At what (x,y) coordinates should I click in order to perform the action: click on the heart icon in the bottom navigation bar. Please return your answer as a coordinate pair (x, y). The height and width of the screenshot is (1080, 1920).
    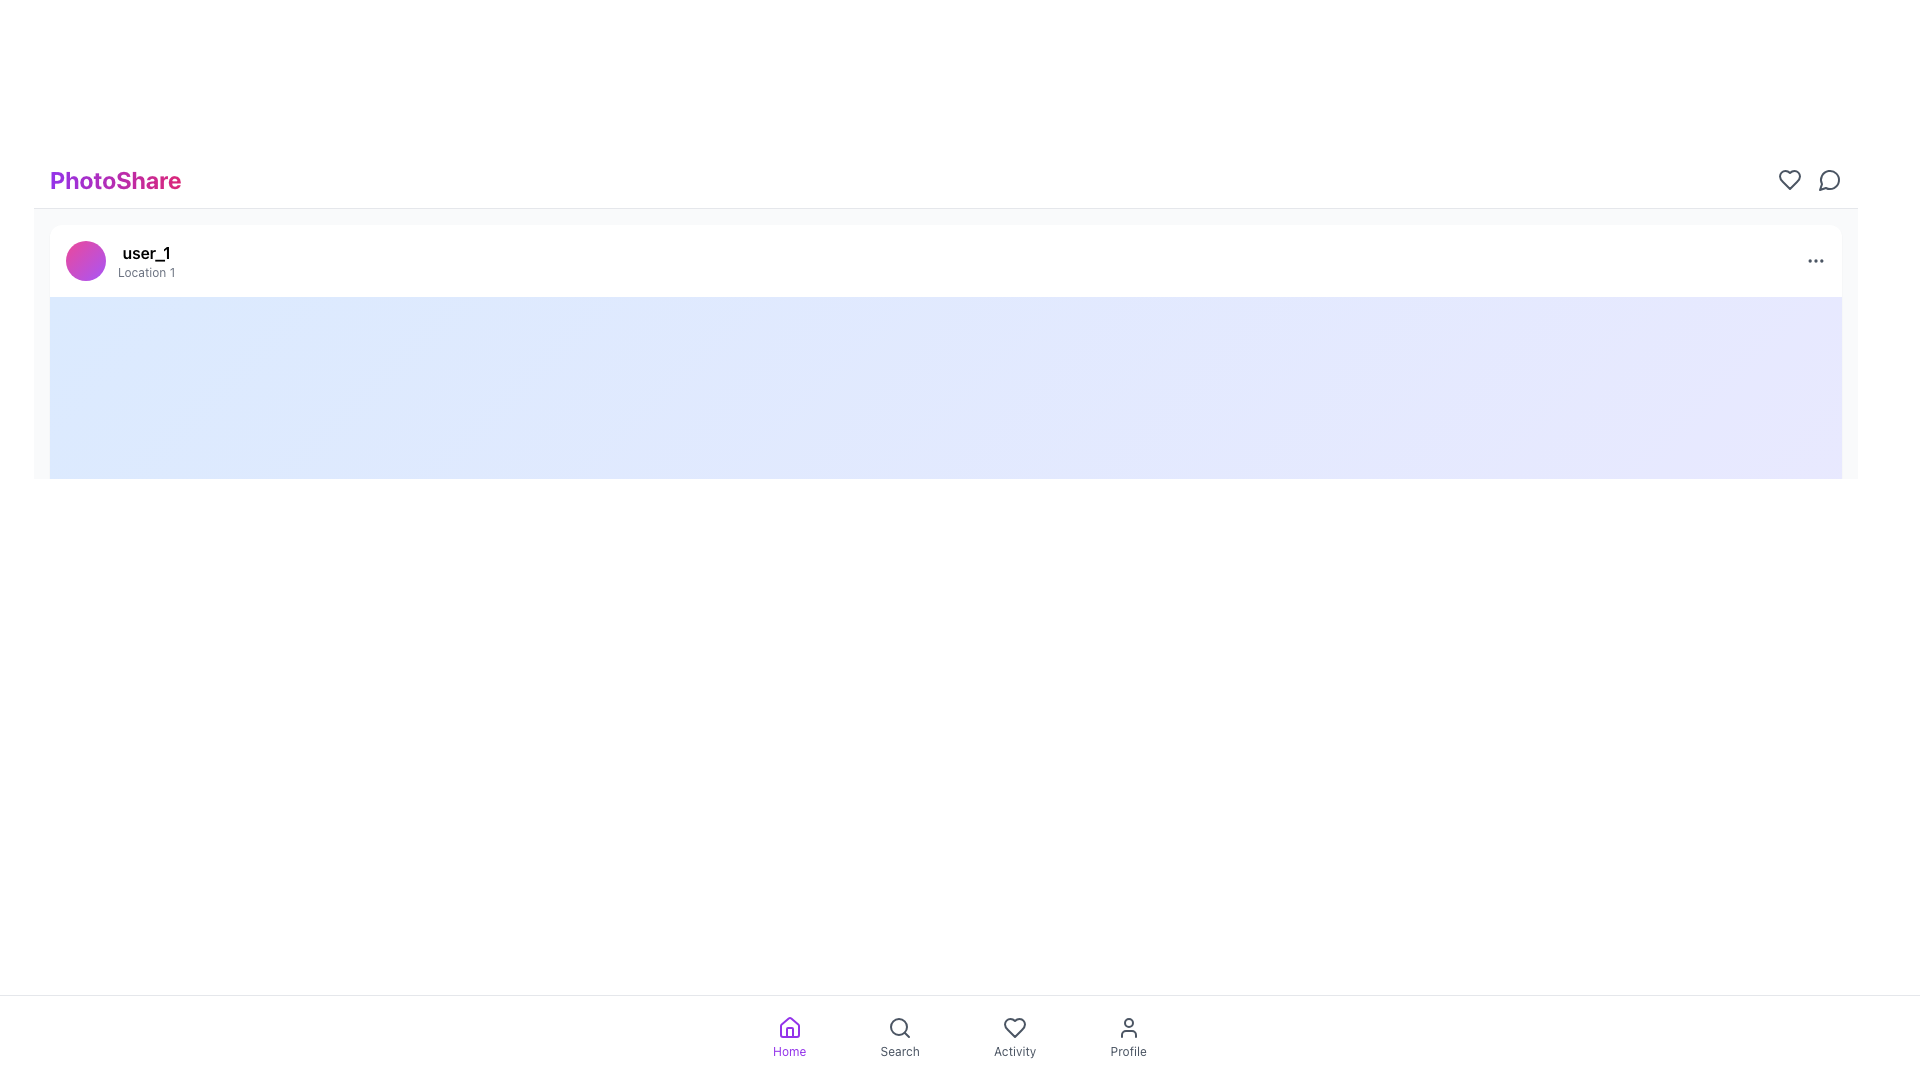
    Looking at the image, I should click on (1015, 1028).